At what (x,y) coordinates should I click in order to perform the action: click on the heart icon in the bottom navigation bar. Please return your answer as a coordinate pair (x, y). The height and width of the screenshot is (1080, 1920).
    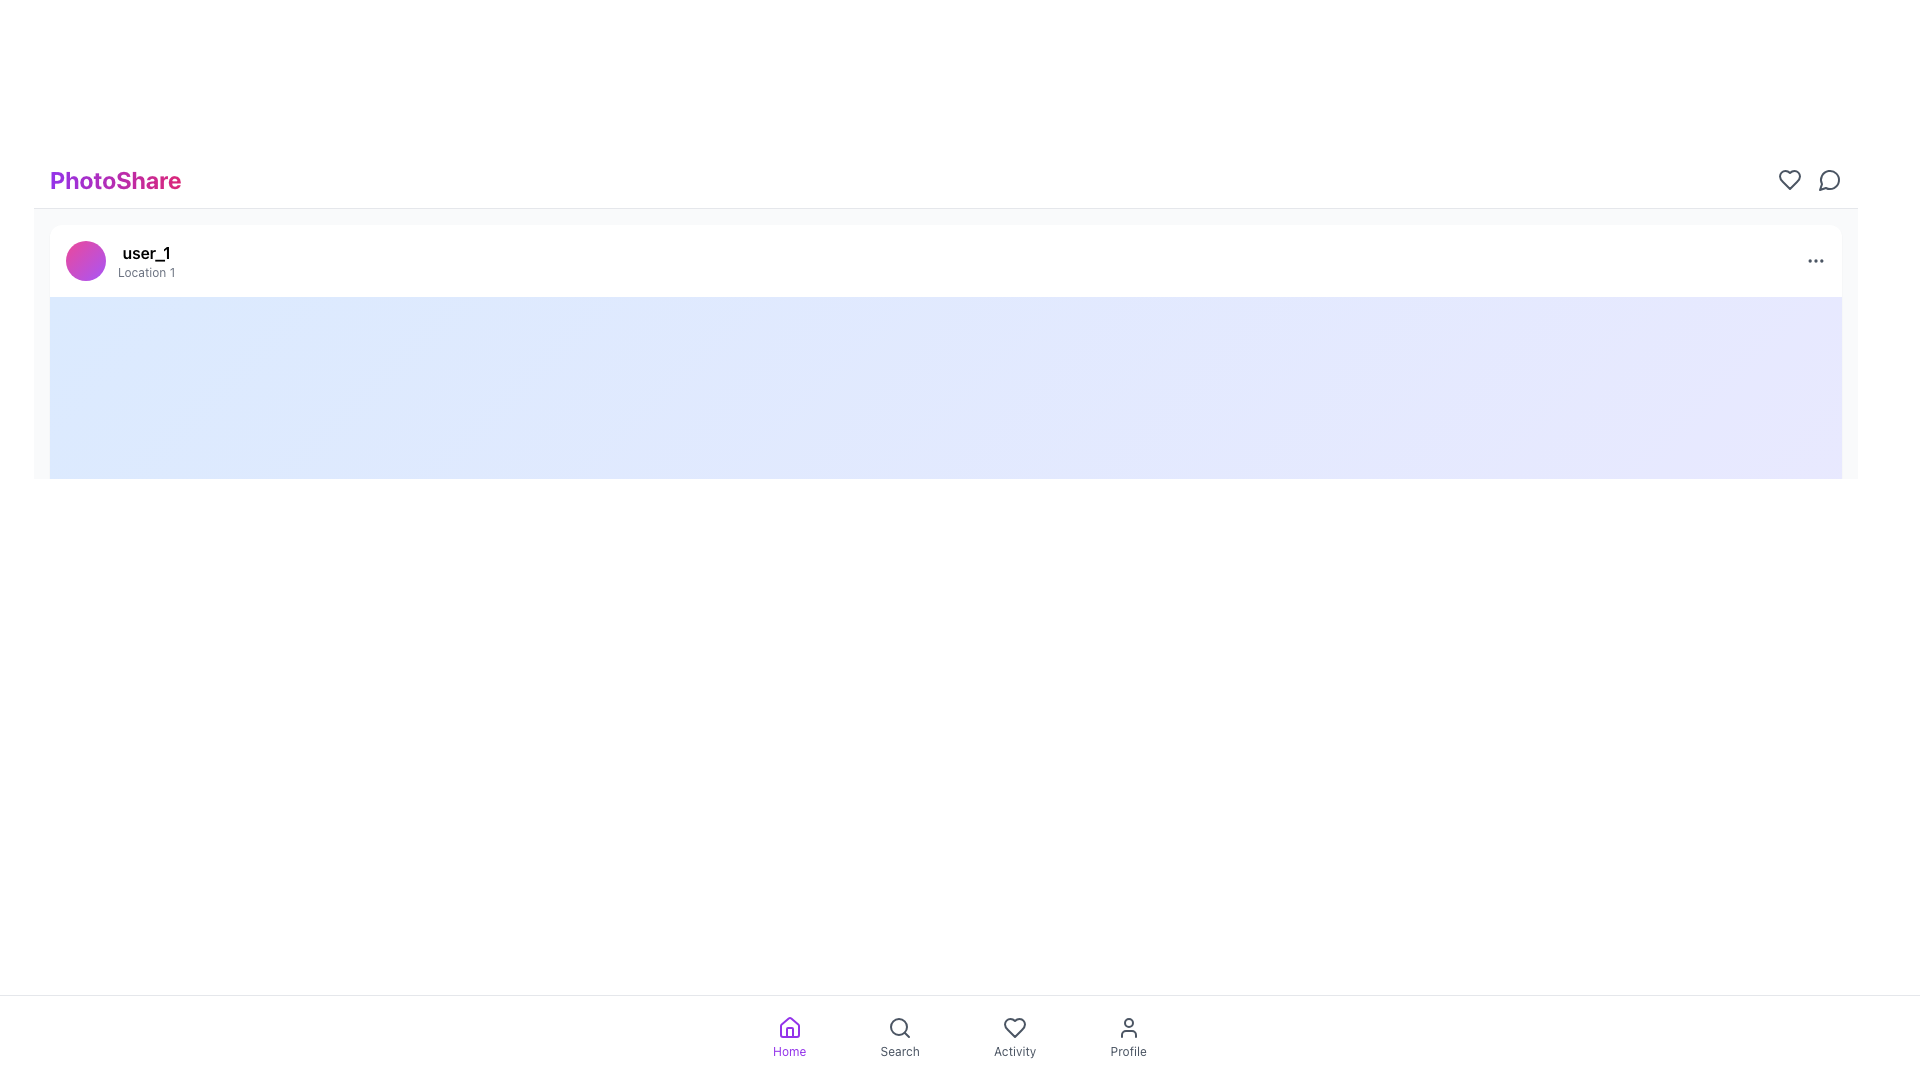
    Looking at the image, I should click on (1015, 1028).